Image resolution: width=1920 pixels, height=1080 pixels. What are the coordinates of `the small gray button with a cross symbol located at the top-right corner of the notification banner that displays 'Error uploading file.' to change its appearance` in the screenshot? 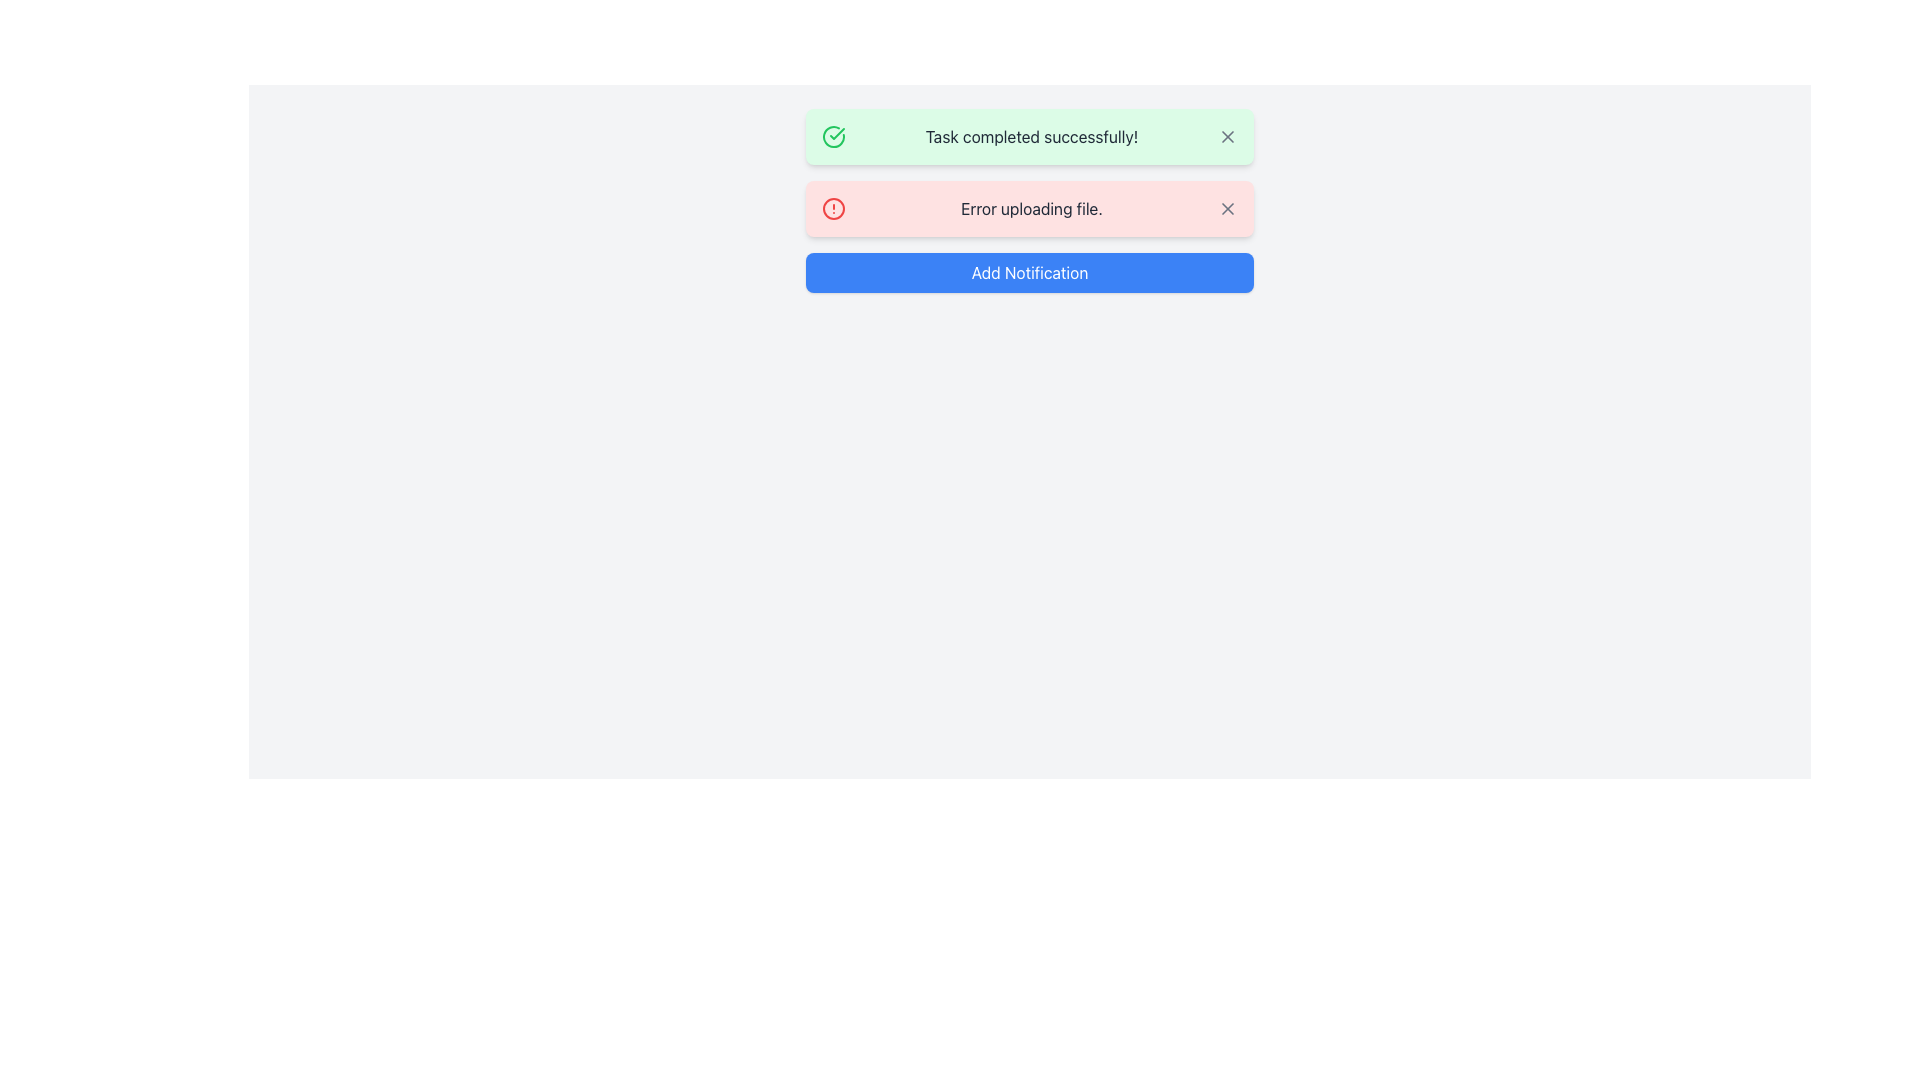 It's located at (1227, 208).